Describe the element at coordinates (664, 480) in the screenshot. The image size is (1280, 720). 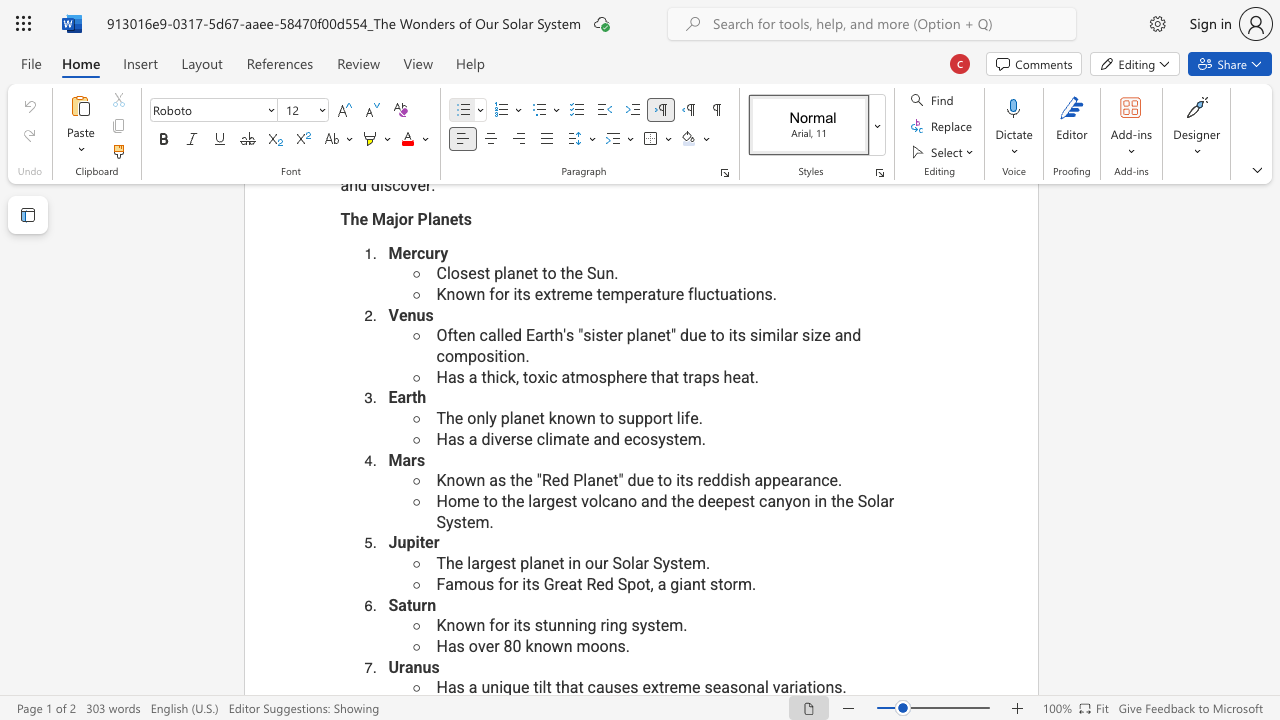
I see `the space between the continuous character "t" and "o" in the text` at that location.